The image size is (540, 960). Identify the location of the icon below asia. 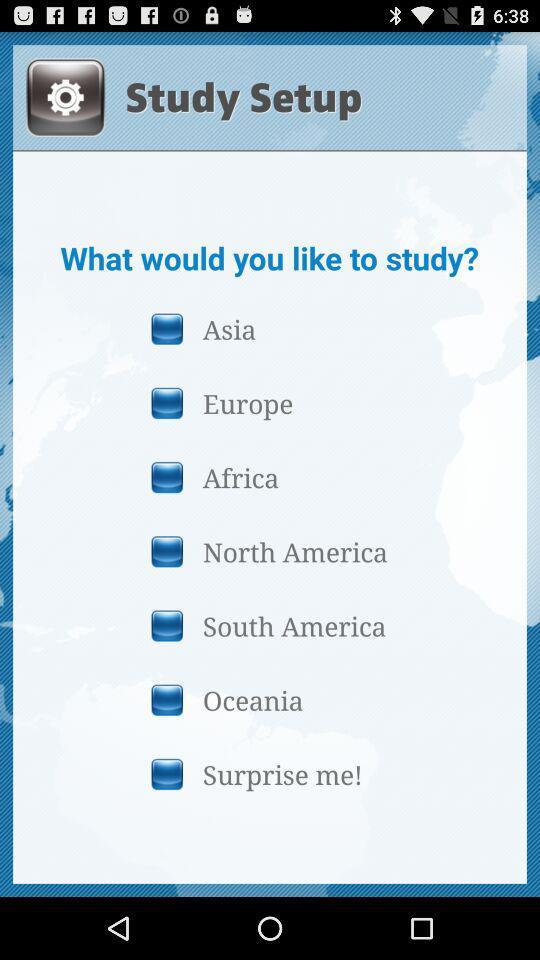
(269, 402).